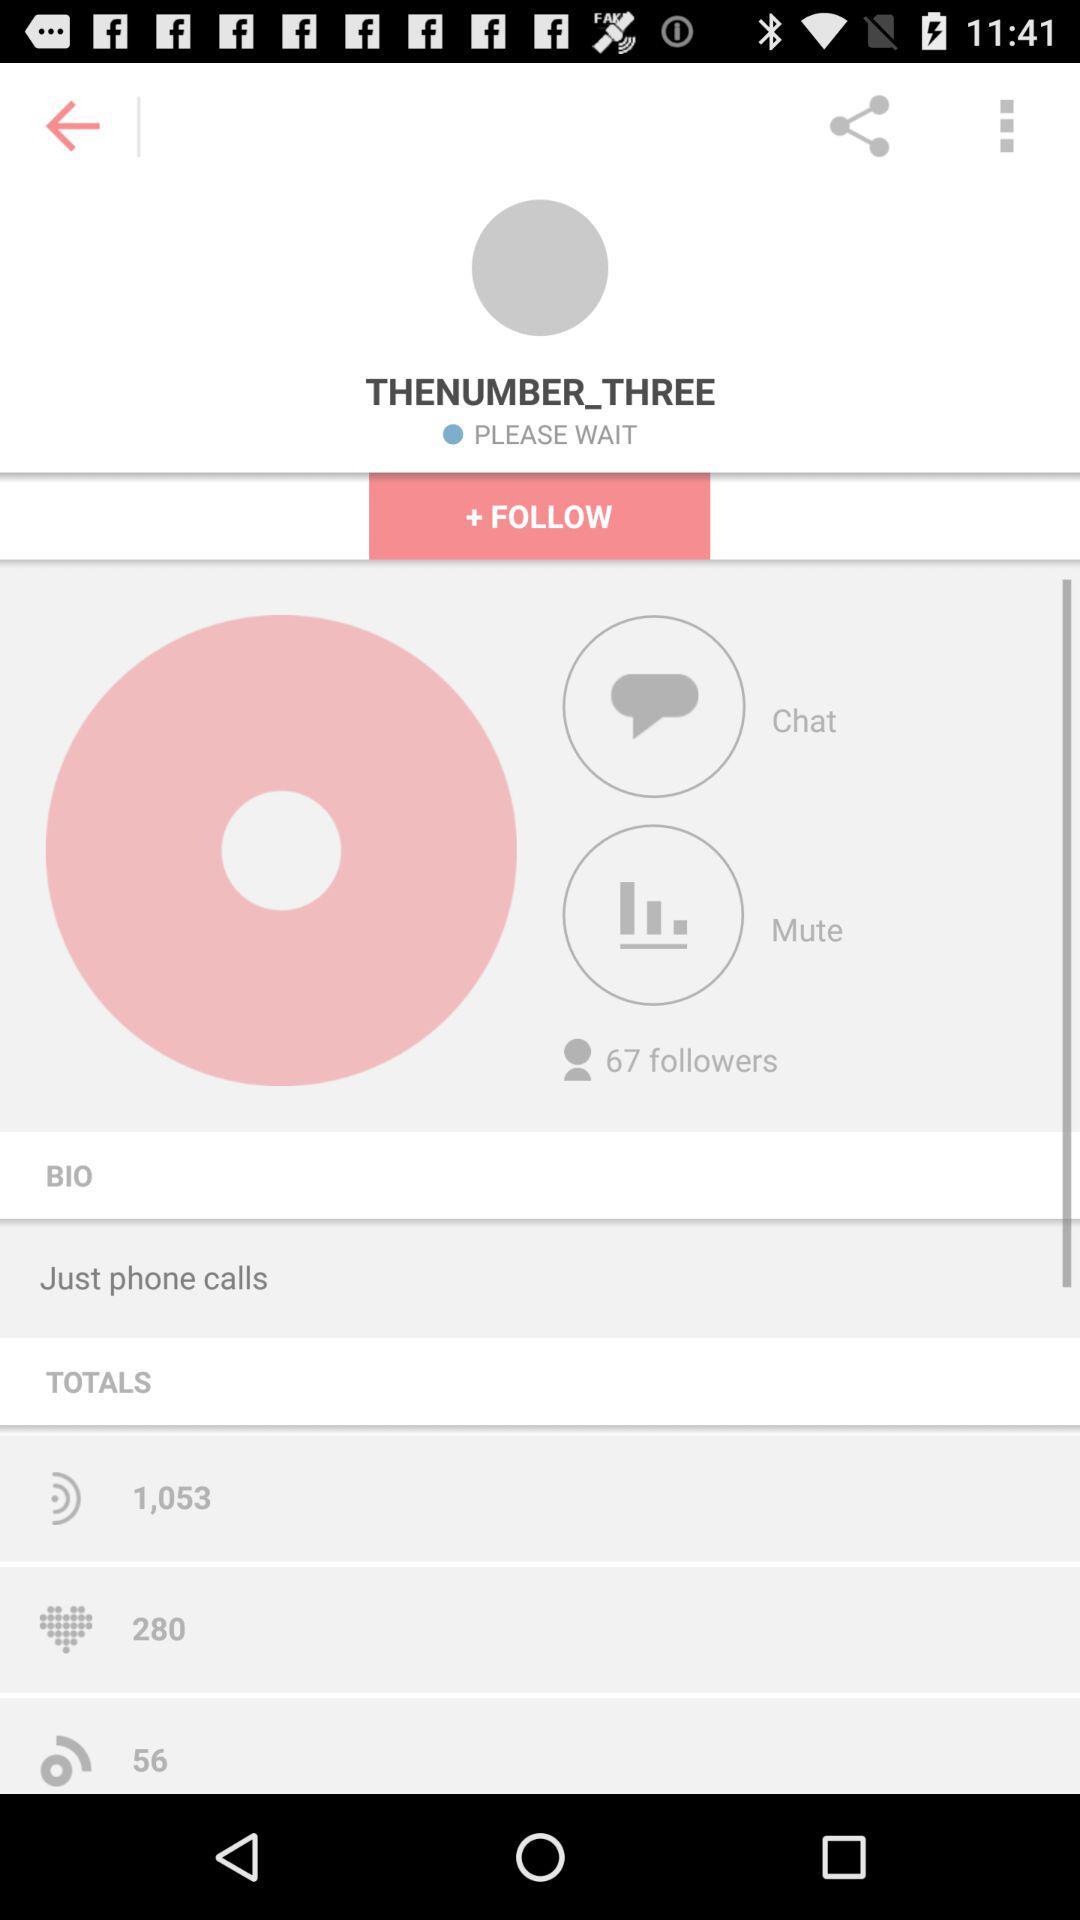 The width and height of the screenshot is (1080, 1920). Describe the element at coordinates (654, 706) in the screenshot. I see `chat` at that location.